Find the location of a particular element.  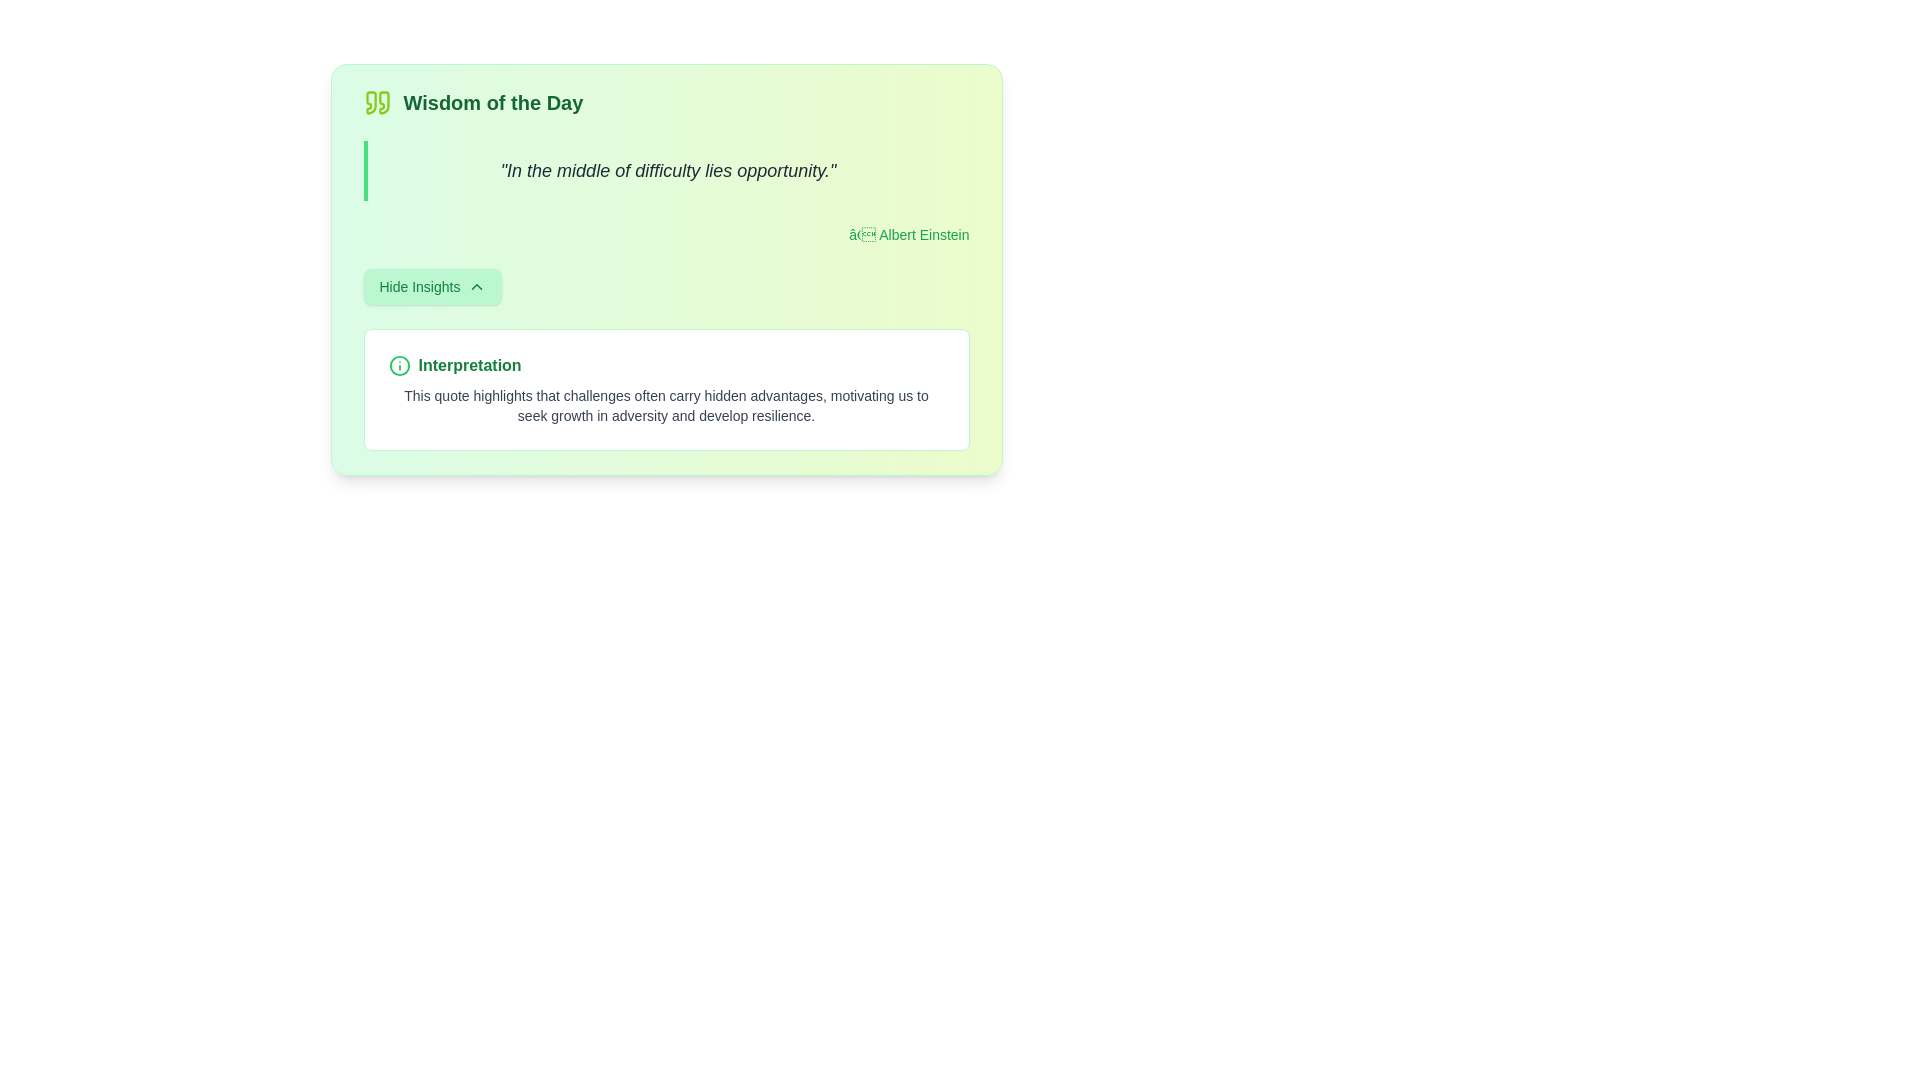

text block that provides interpretation or deeper meaning of the displayed quote, located within a green-themed card section below the quotation and the 'Hide Insights' button is located at coordinates (666, 389).